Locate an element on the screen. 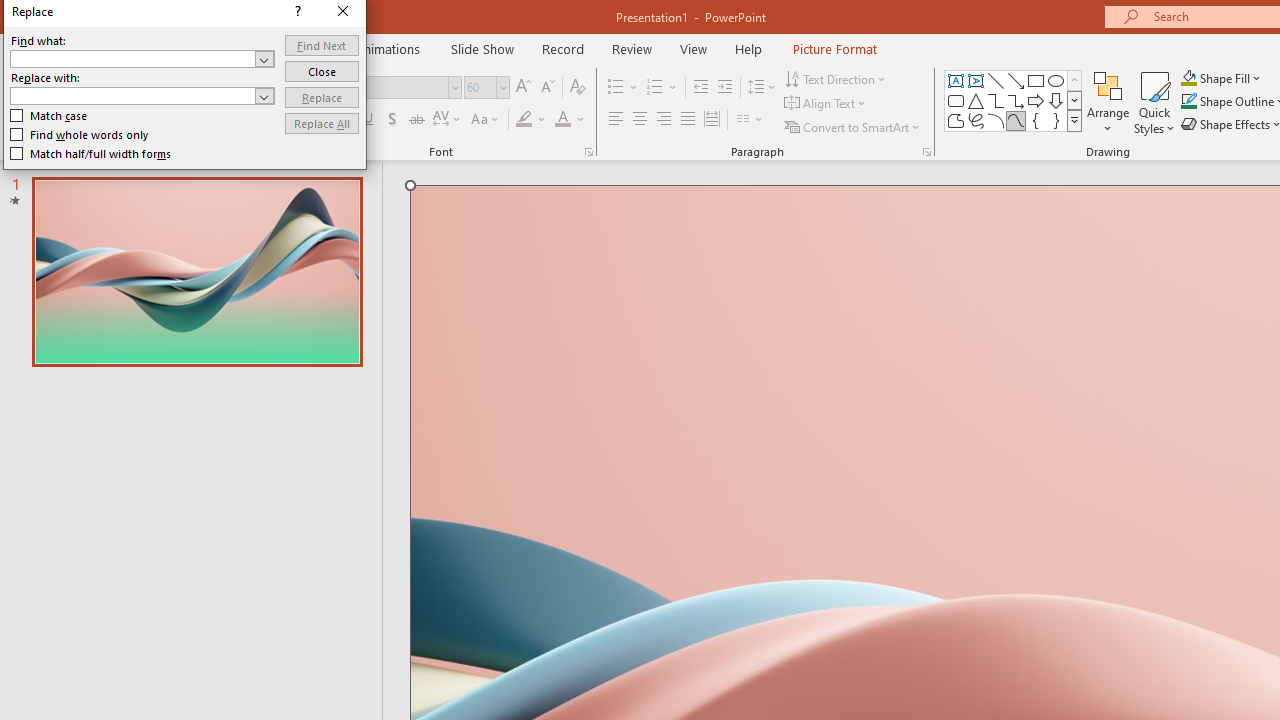  'Shape Outline Blue, Accent 1' is located at coordinates (1189, 101).